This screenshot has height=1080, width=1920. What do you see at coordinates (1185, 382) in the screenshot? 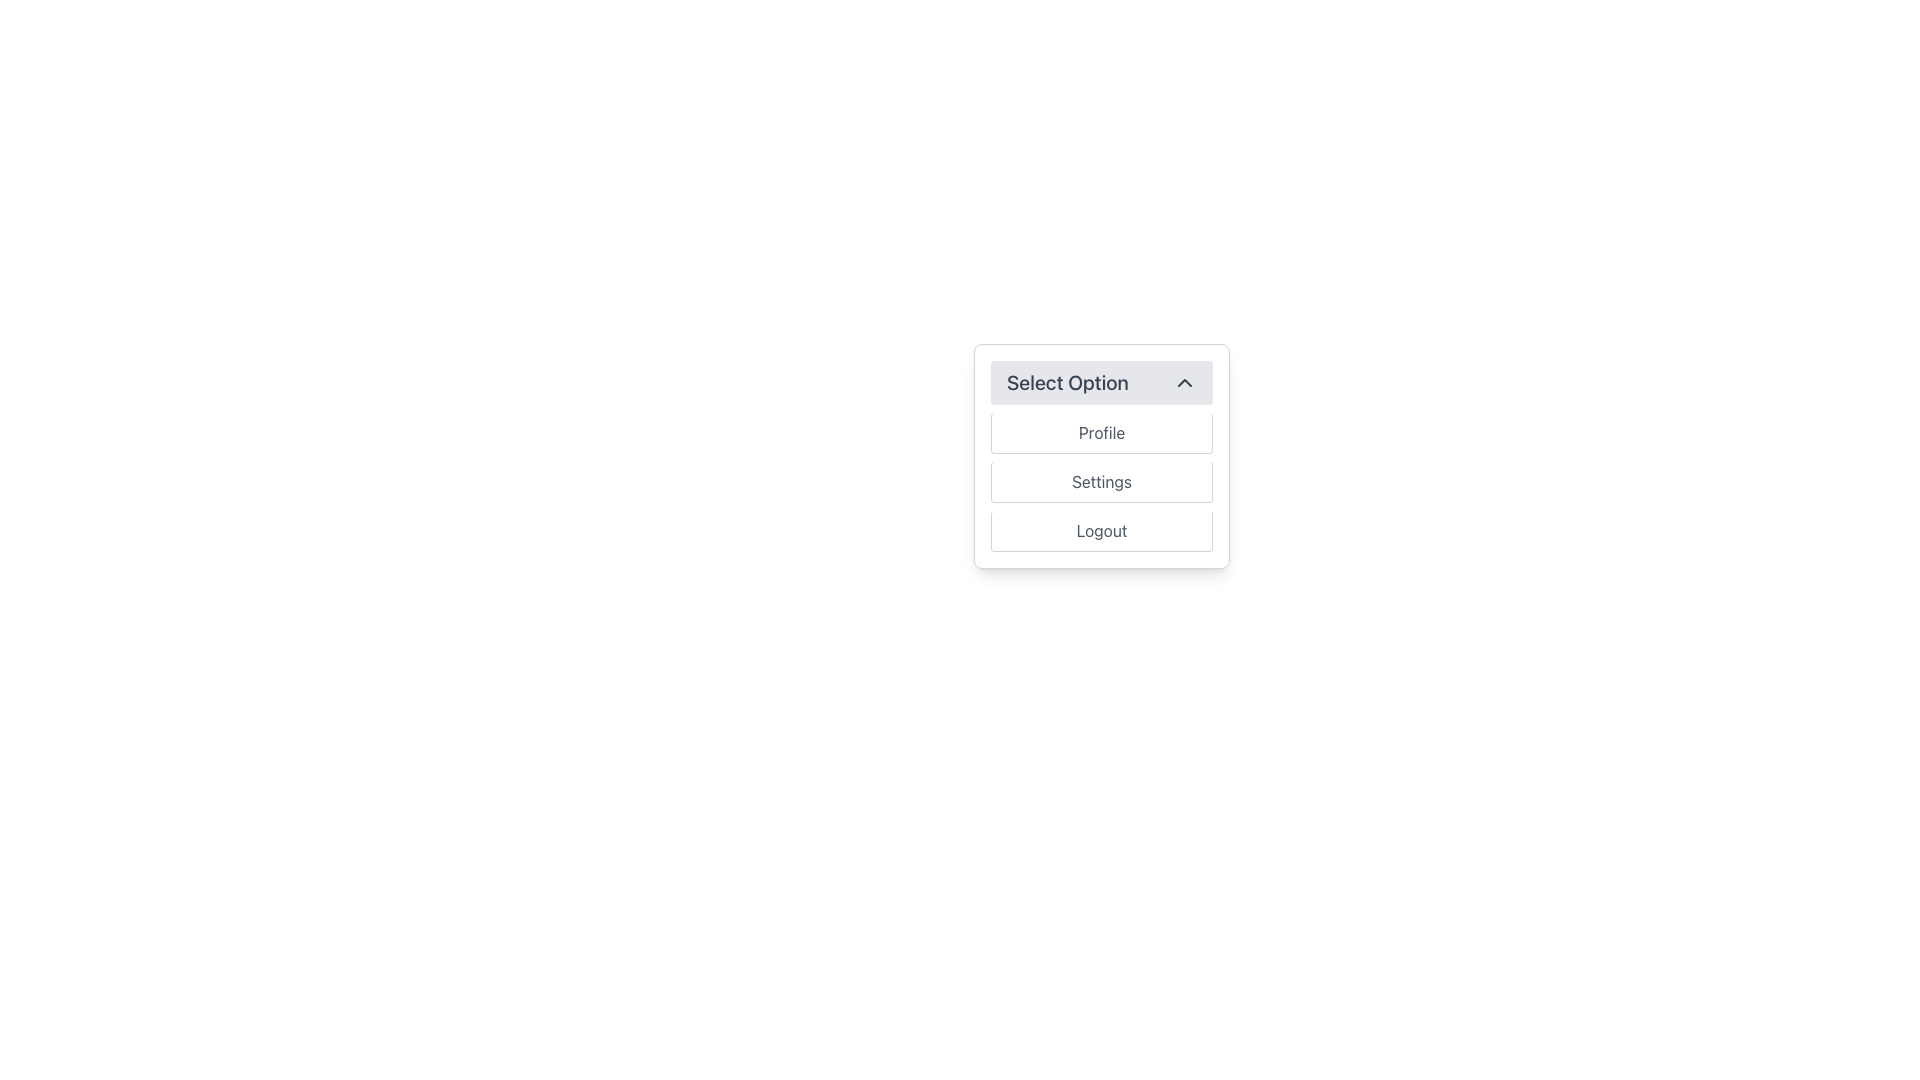
I see `the chevron arrow icon located at the rightmost end of the 'Select Option' button` at bounding box center [1185, 382].